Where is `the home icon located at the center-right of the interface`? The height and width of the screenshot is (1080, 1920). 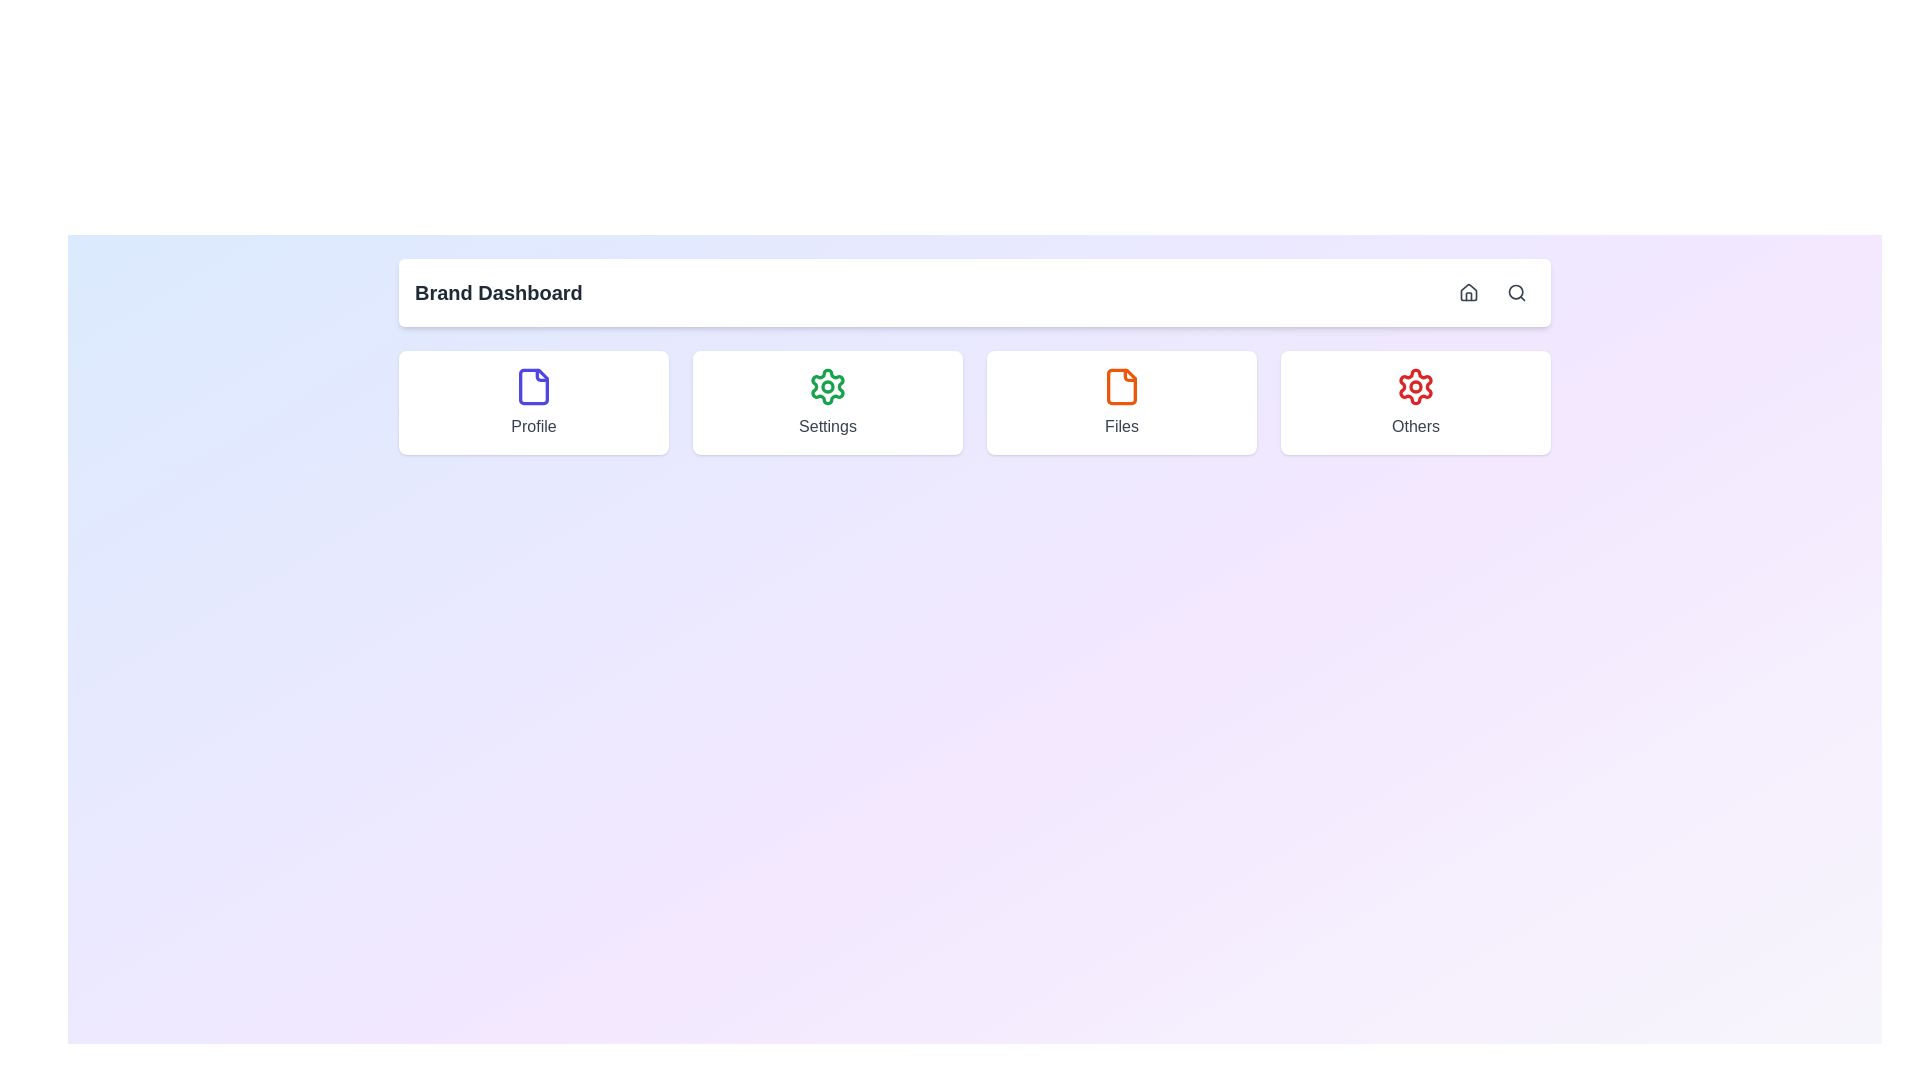
the home icon located at the center-right of the interface is located at coordinates (1468, 292).